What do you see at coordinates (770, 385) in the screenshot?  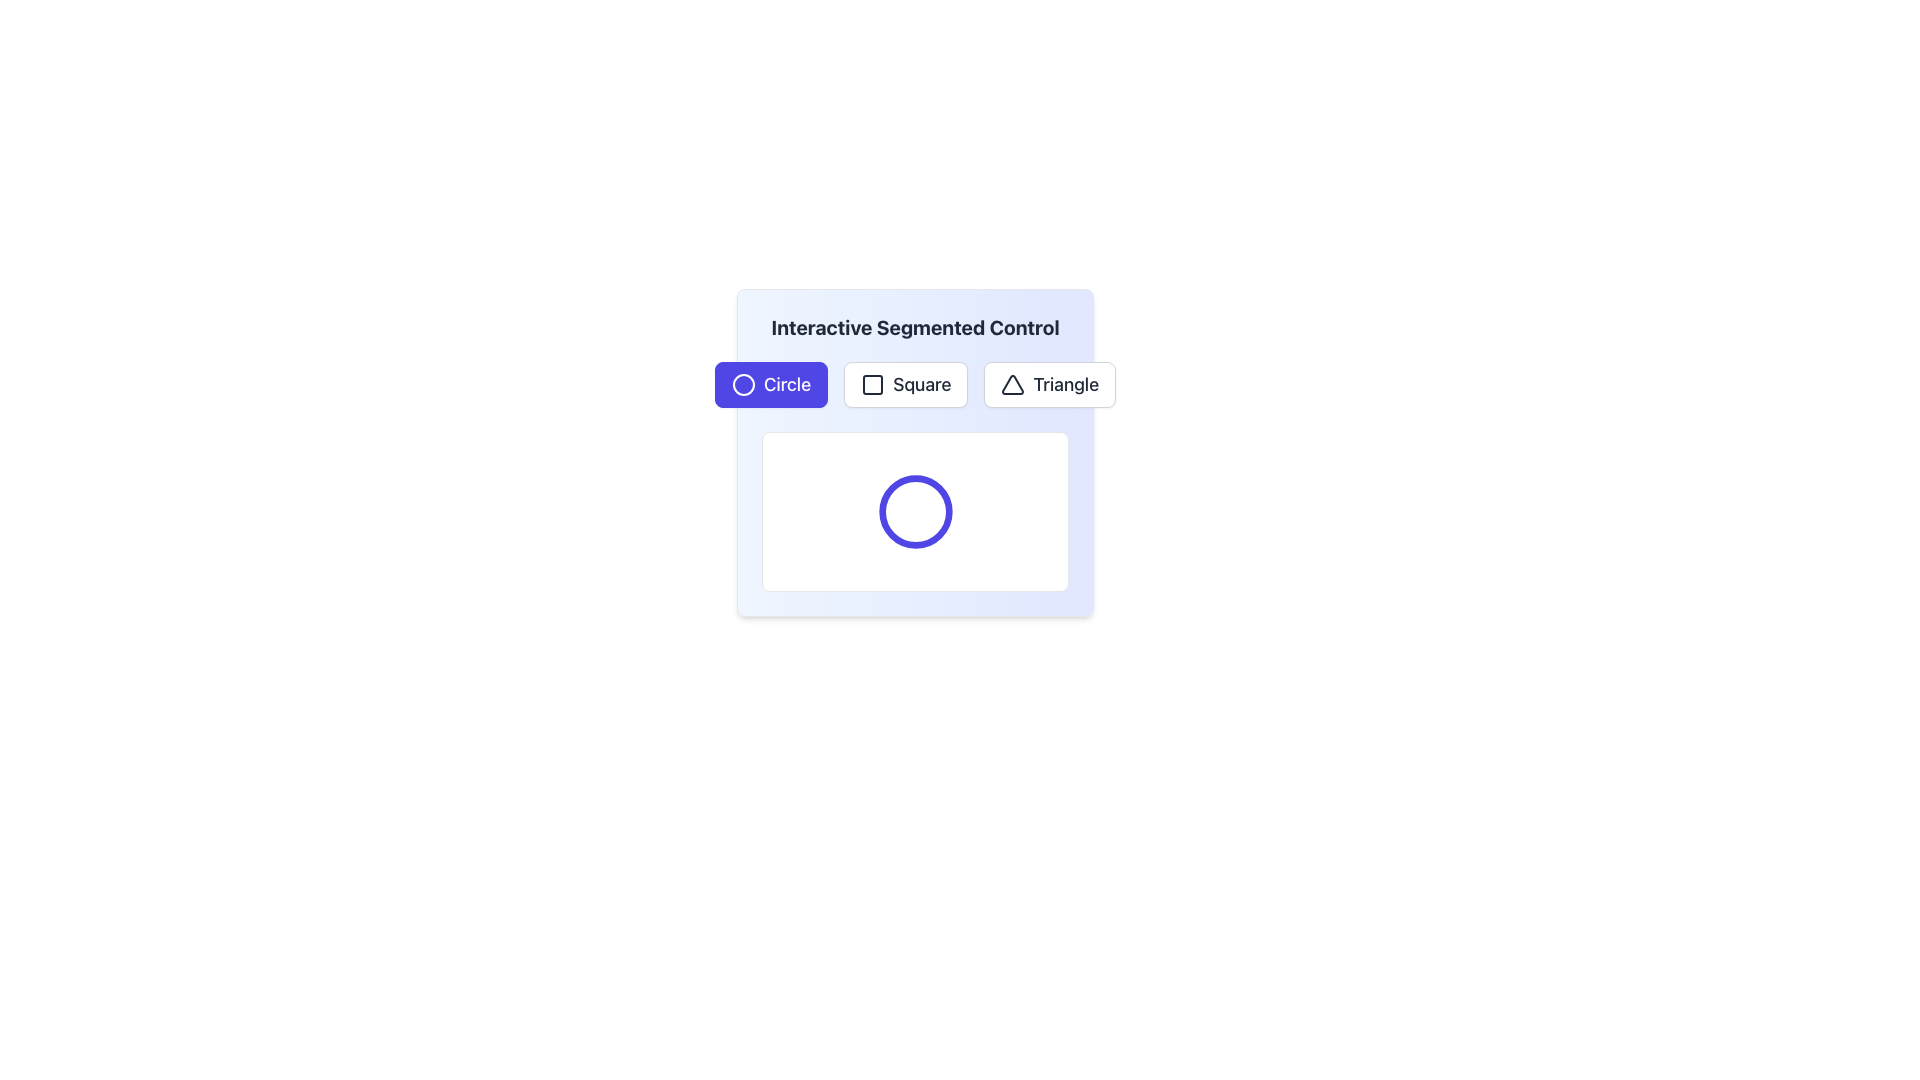 I see `the 'Circle' button, which is a deep indigo rectangular button with a circular icon and white text` at bounding box center [770, 385].